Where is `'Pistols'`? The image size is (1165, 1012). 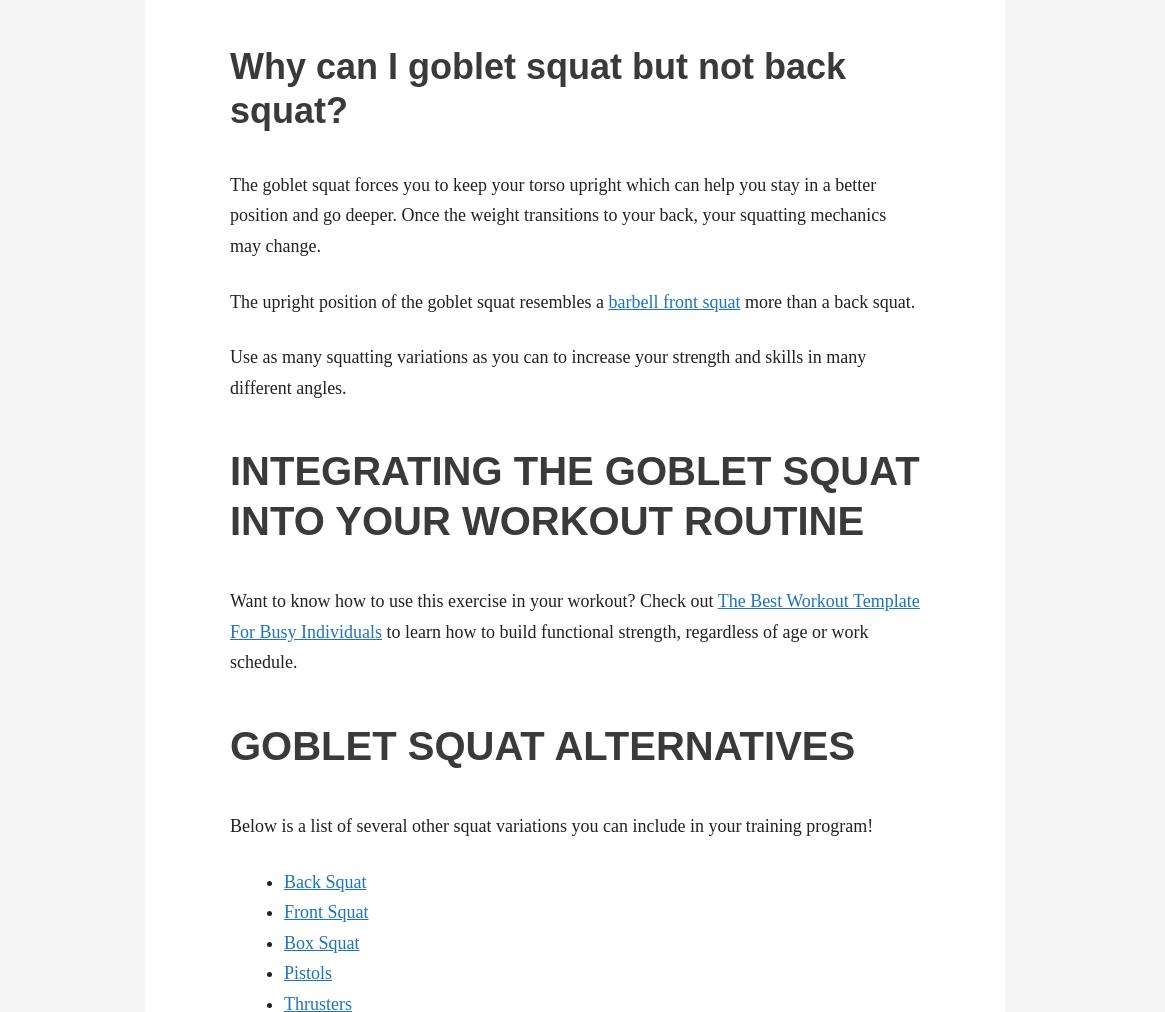
'Pistols' is located at coordinates (307, 973).